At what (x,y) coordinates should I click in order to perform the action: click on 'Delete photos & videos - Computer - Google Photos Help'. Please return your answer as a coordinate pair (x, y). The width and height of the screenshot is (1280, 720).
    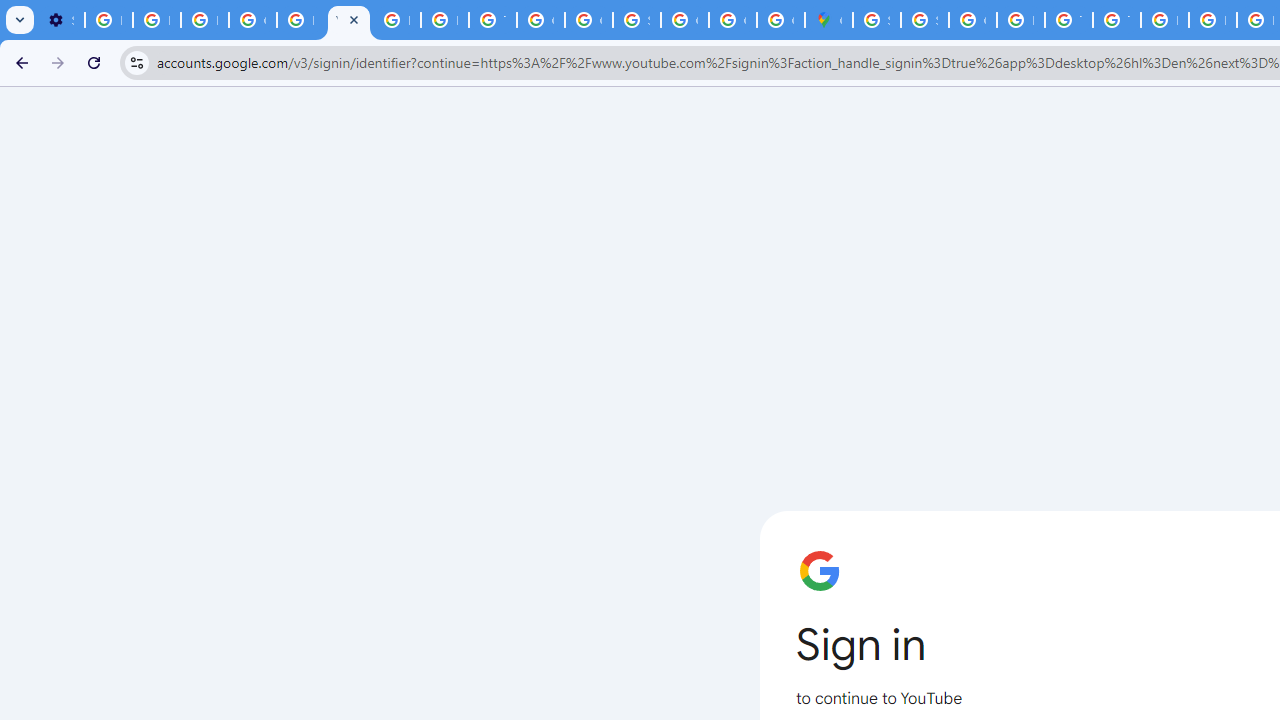
    Looking at the image, I should click on (107, 20).